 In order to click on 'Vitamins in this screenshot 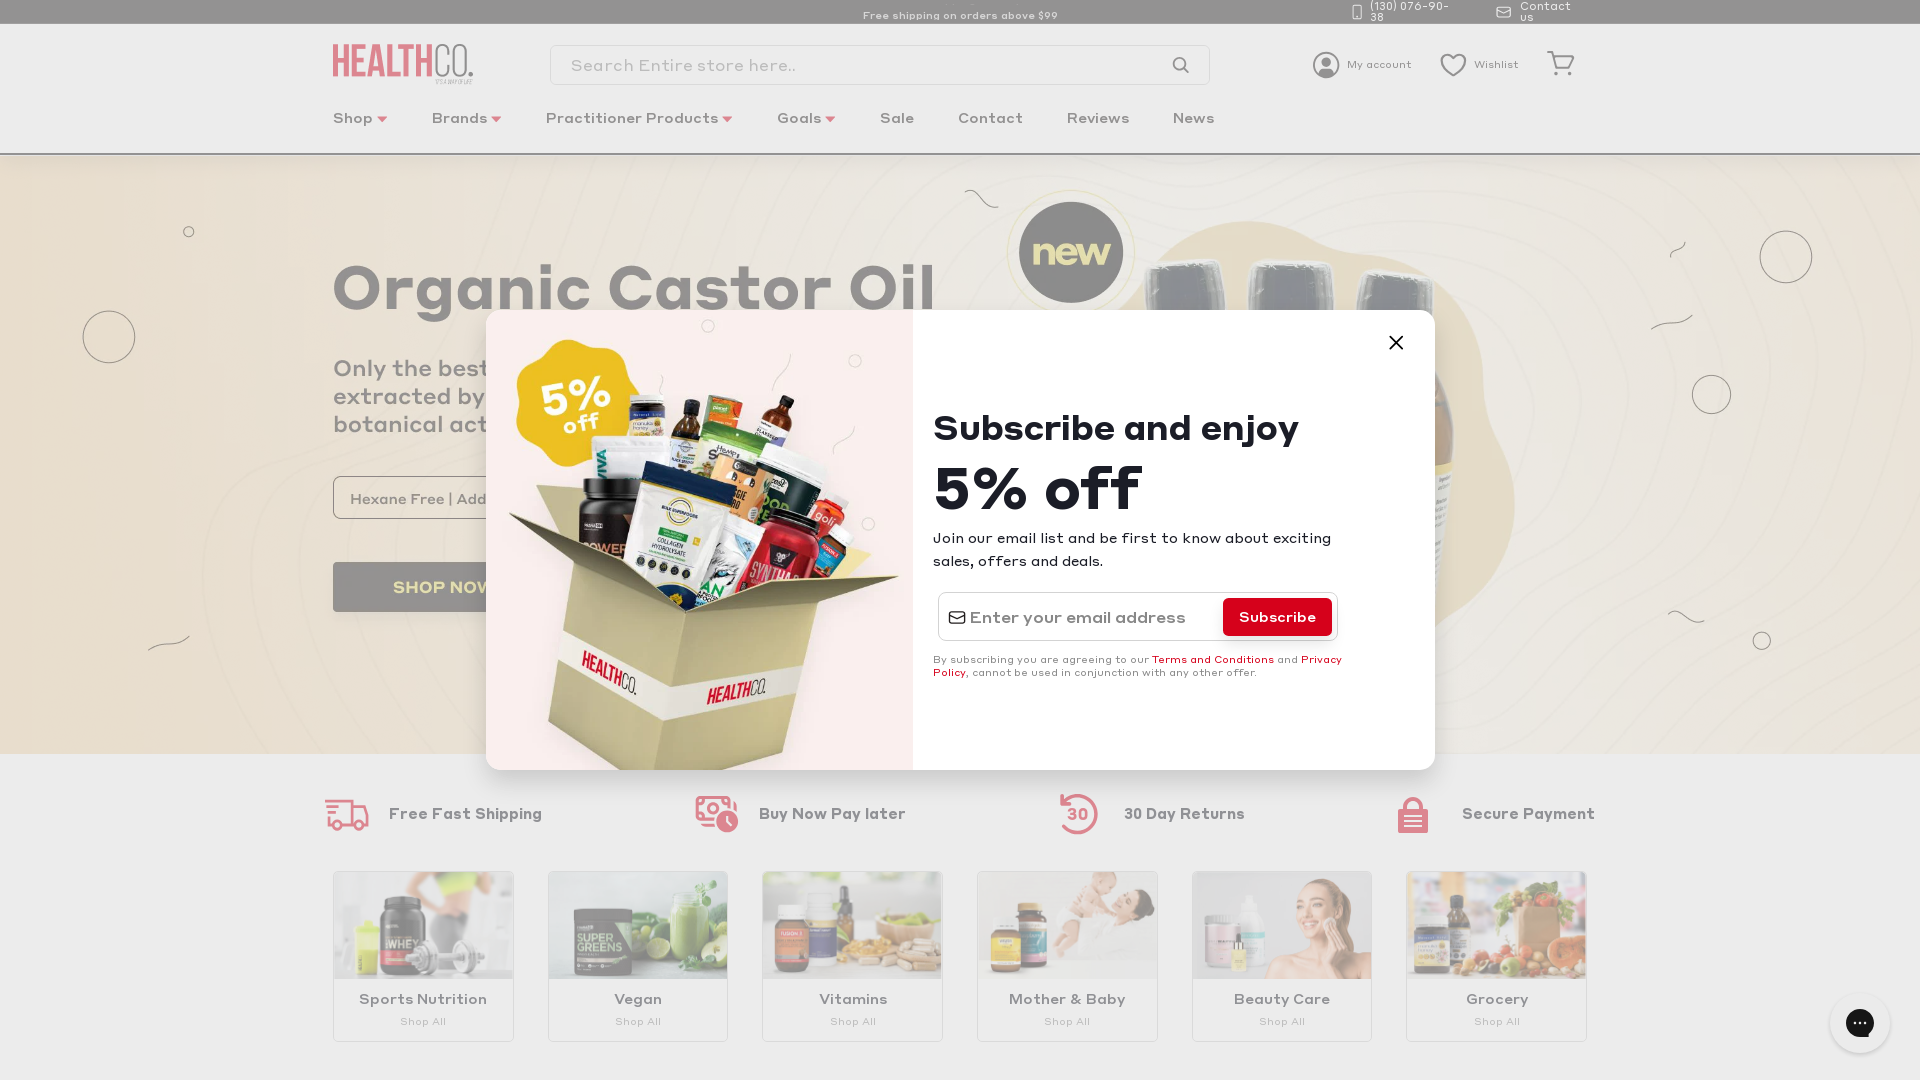, I will do `click(852, 955)`.